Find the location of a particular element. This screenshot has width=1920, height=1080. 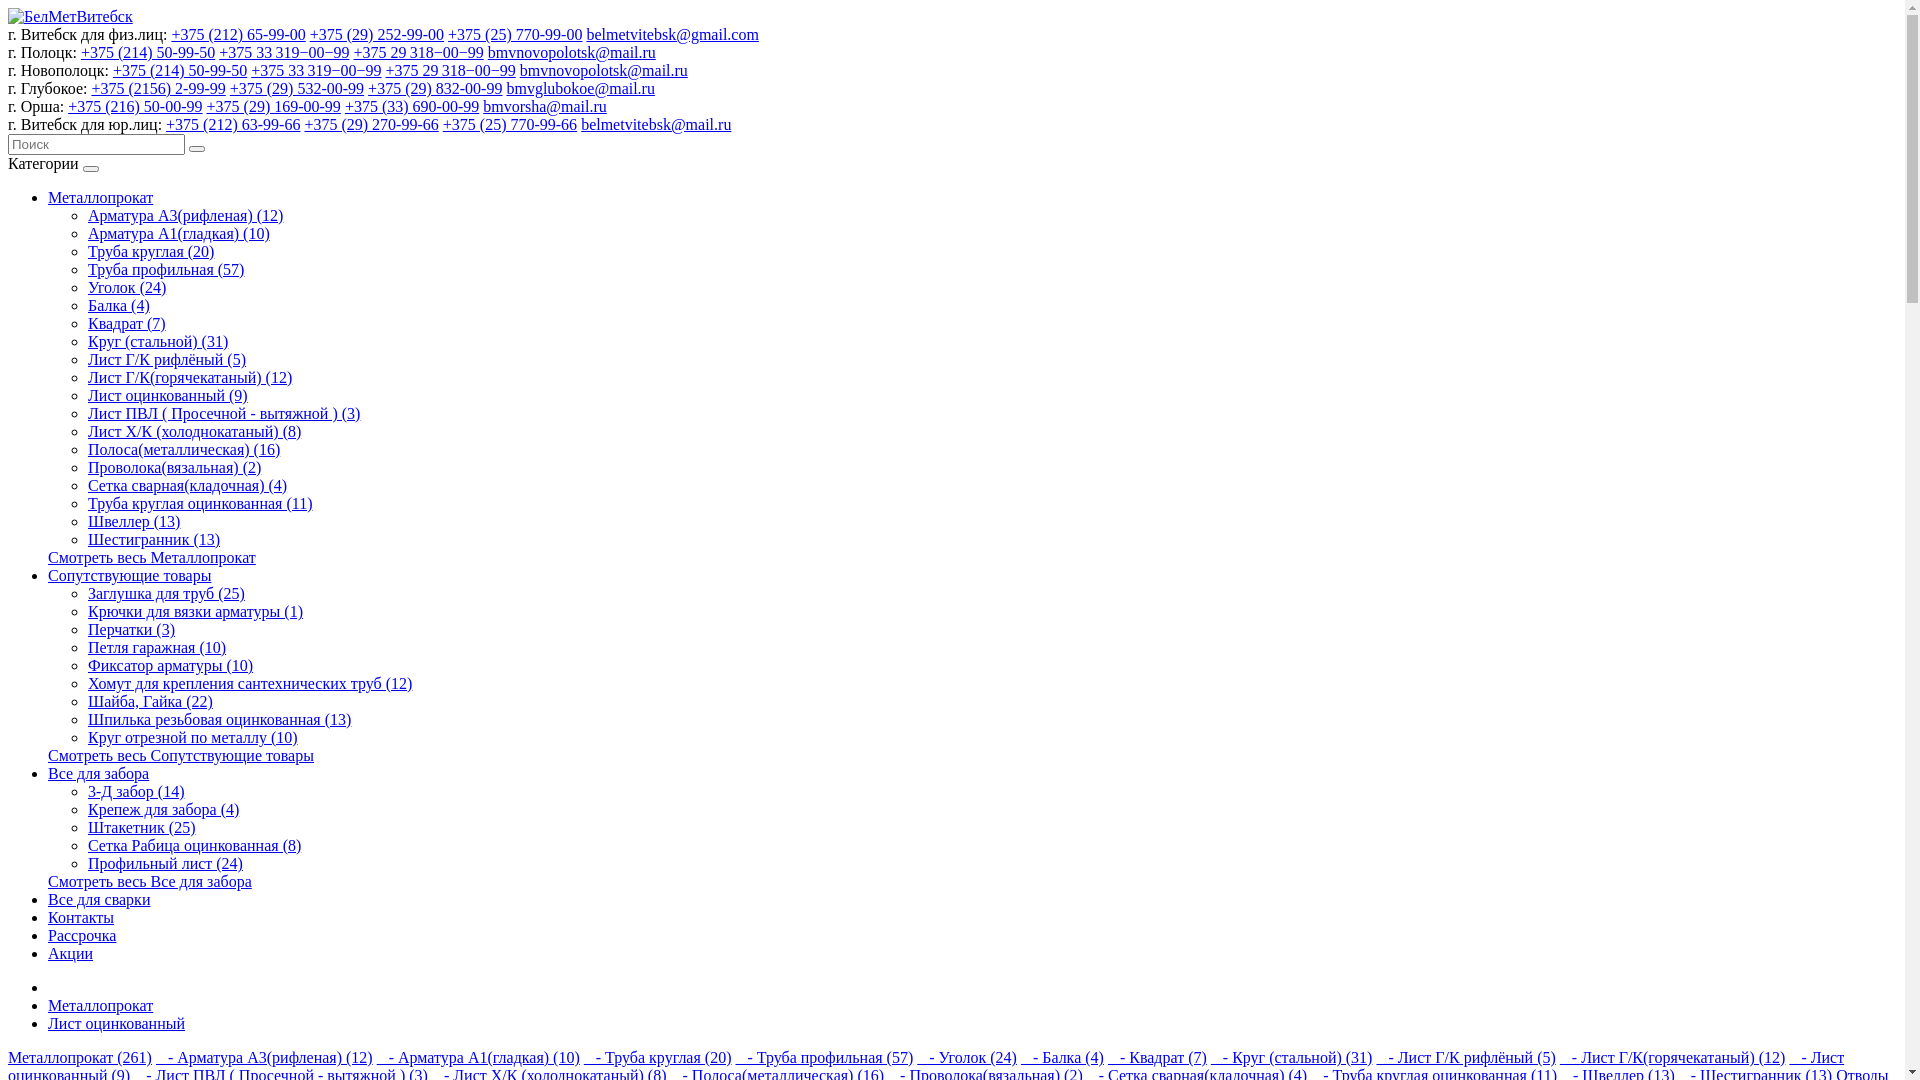

'bmvorsha@mail.ru' is located at coordinates (545, 106).